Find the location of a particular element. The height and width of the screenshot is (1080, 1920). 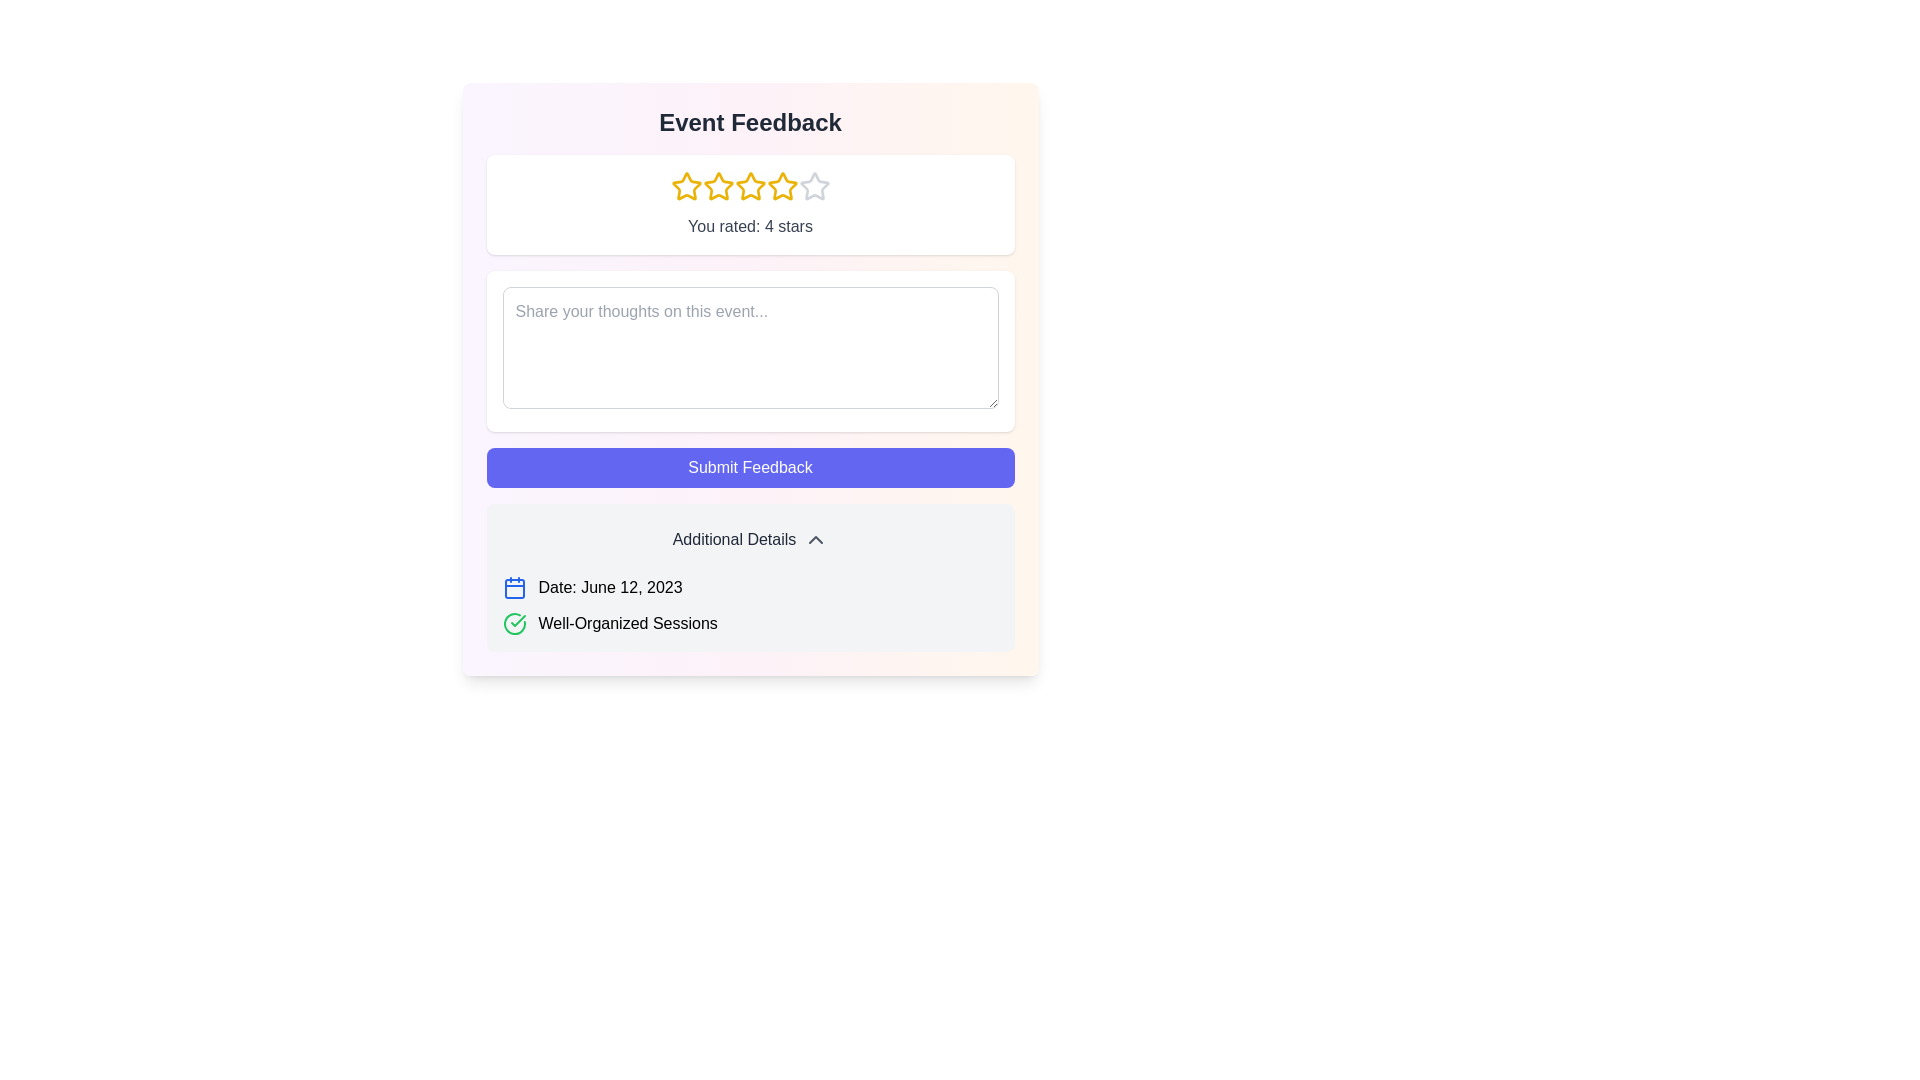

the button labeled 'Additional Details' which is centered at the bottom of the 'Event Feedback' panel, above the details labeled 'Date: June 12, 2023' and 'Well-Organized Sessions' is located at coordinates (749, 540).